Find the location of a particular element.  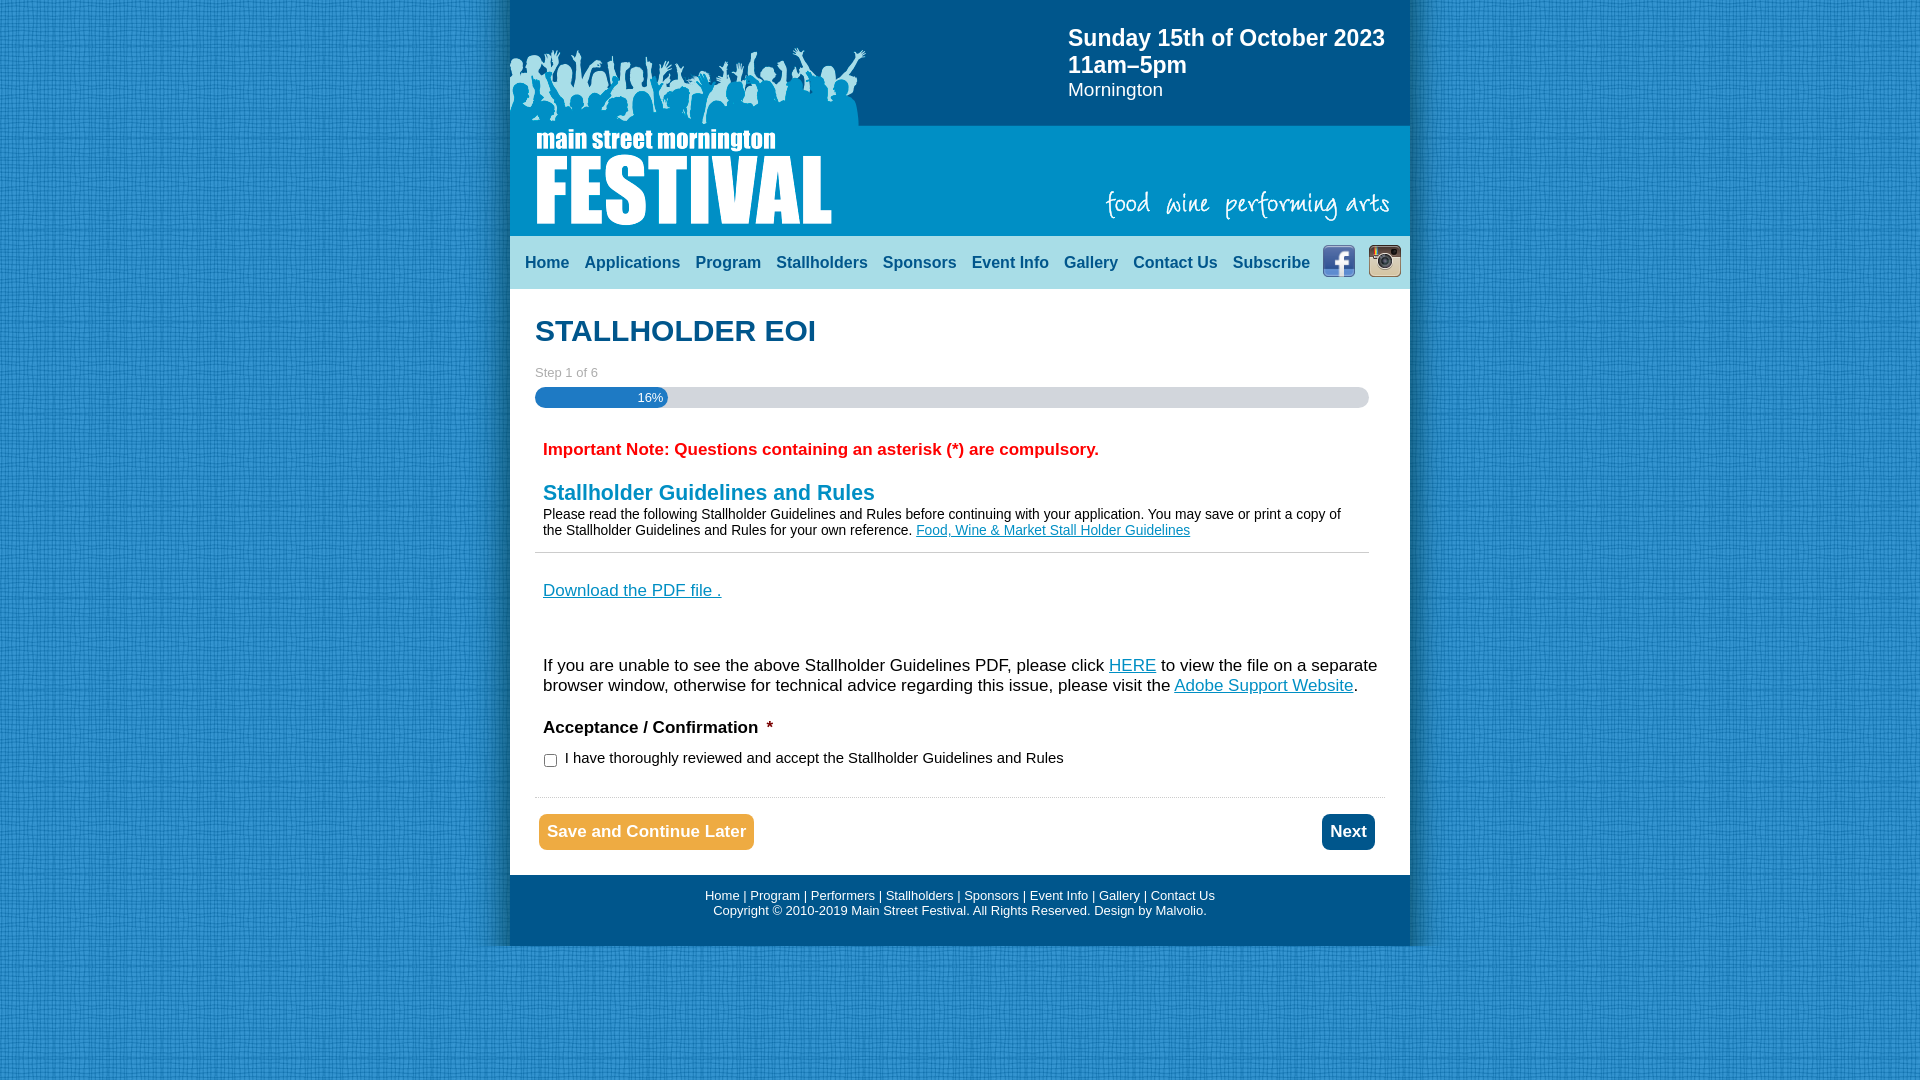

'Performers' is located at coordinates (843, 894).